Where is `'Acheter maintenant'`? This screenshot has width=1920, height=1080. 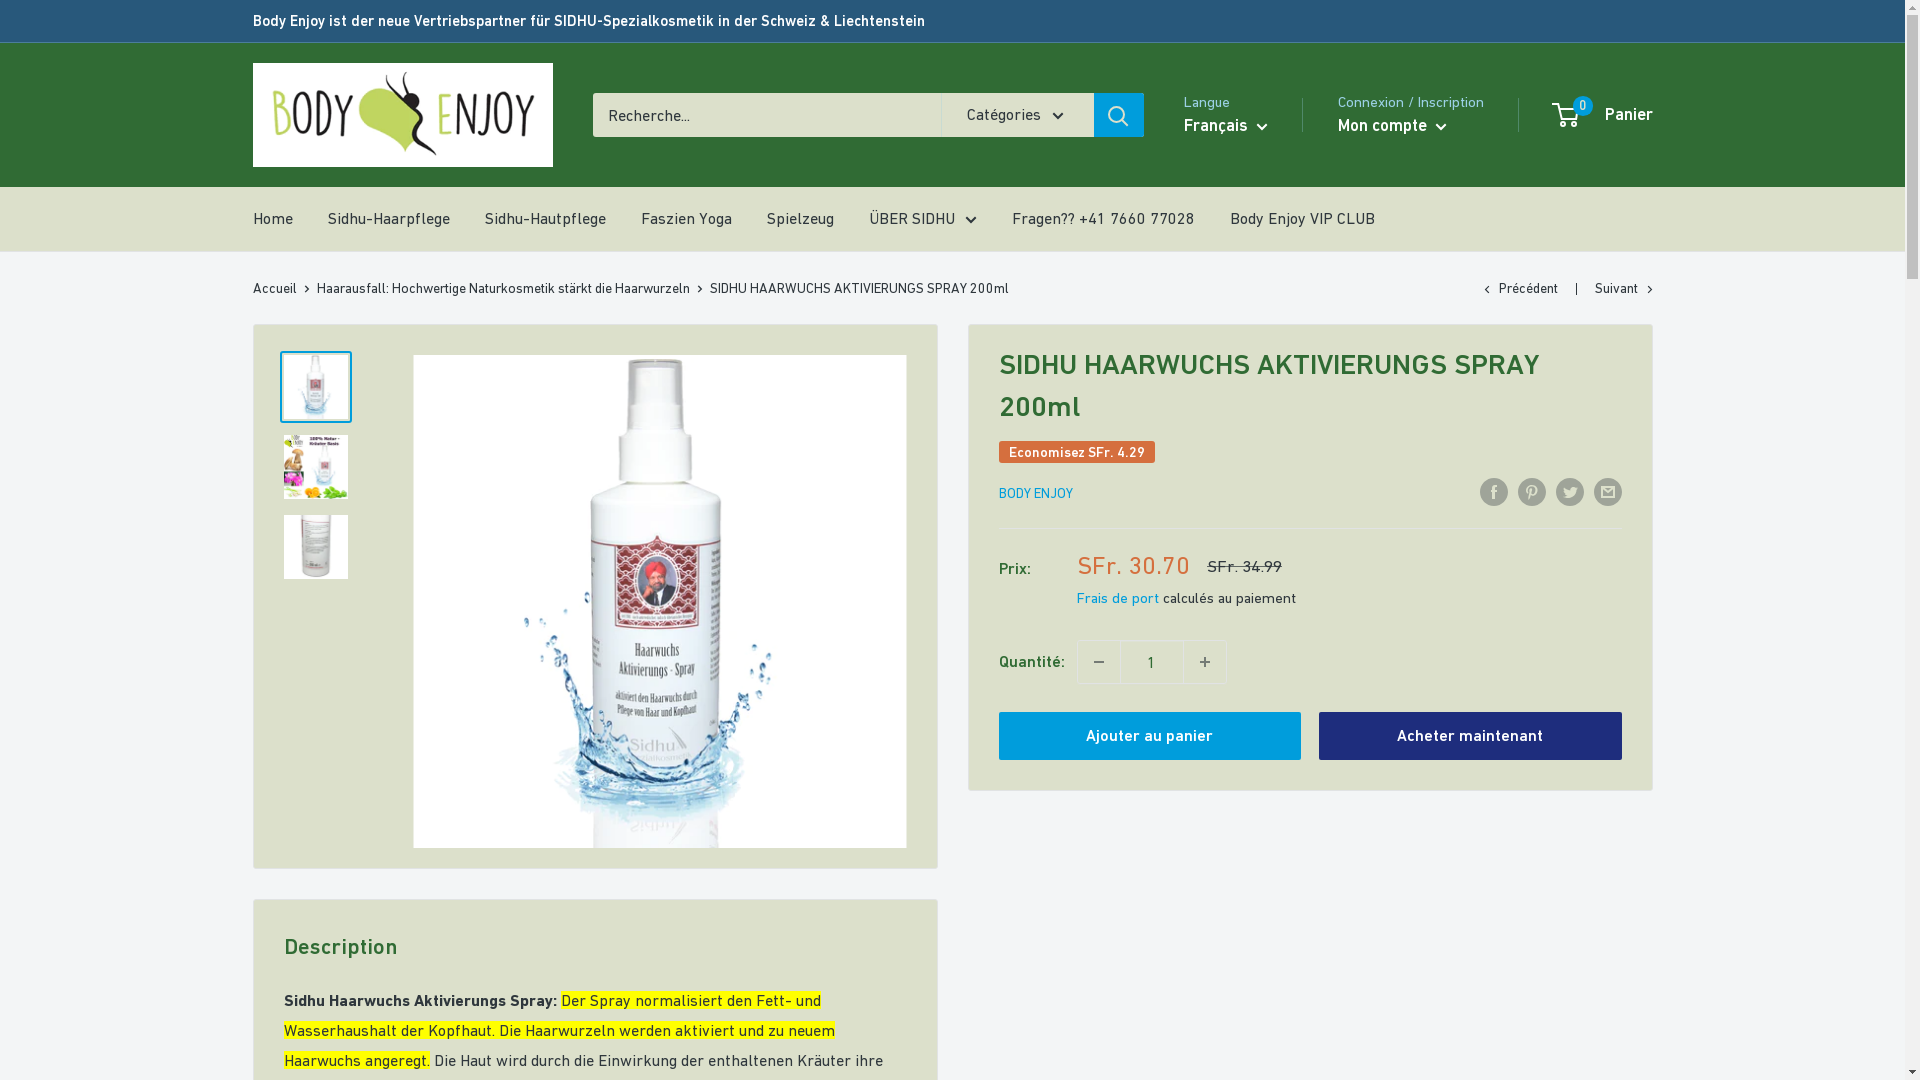
'Acheter maintenant' is located at coordinates (1470, 736).